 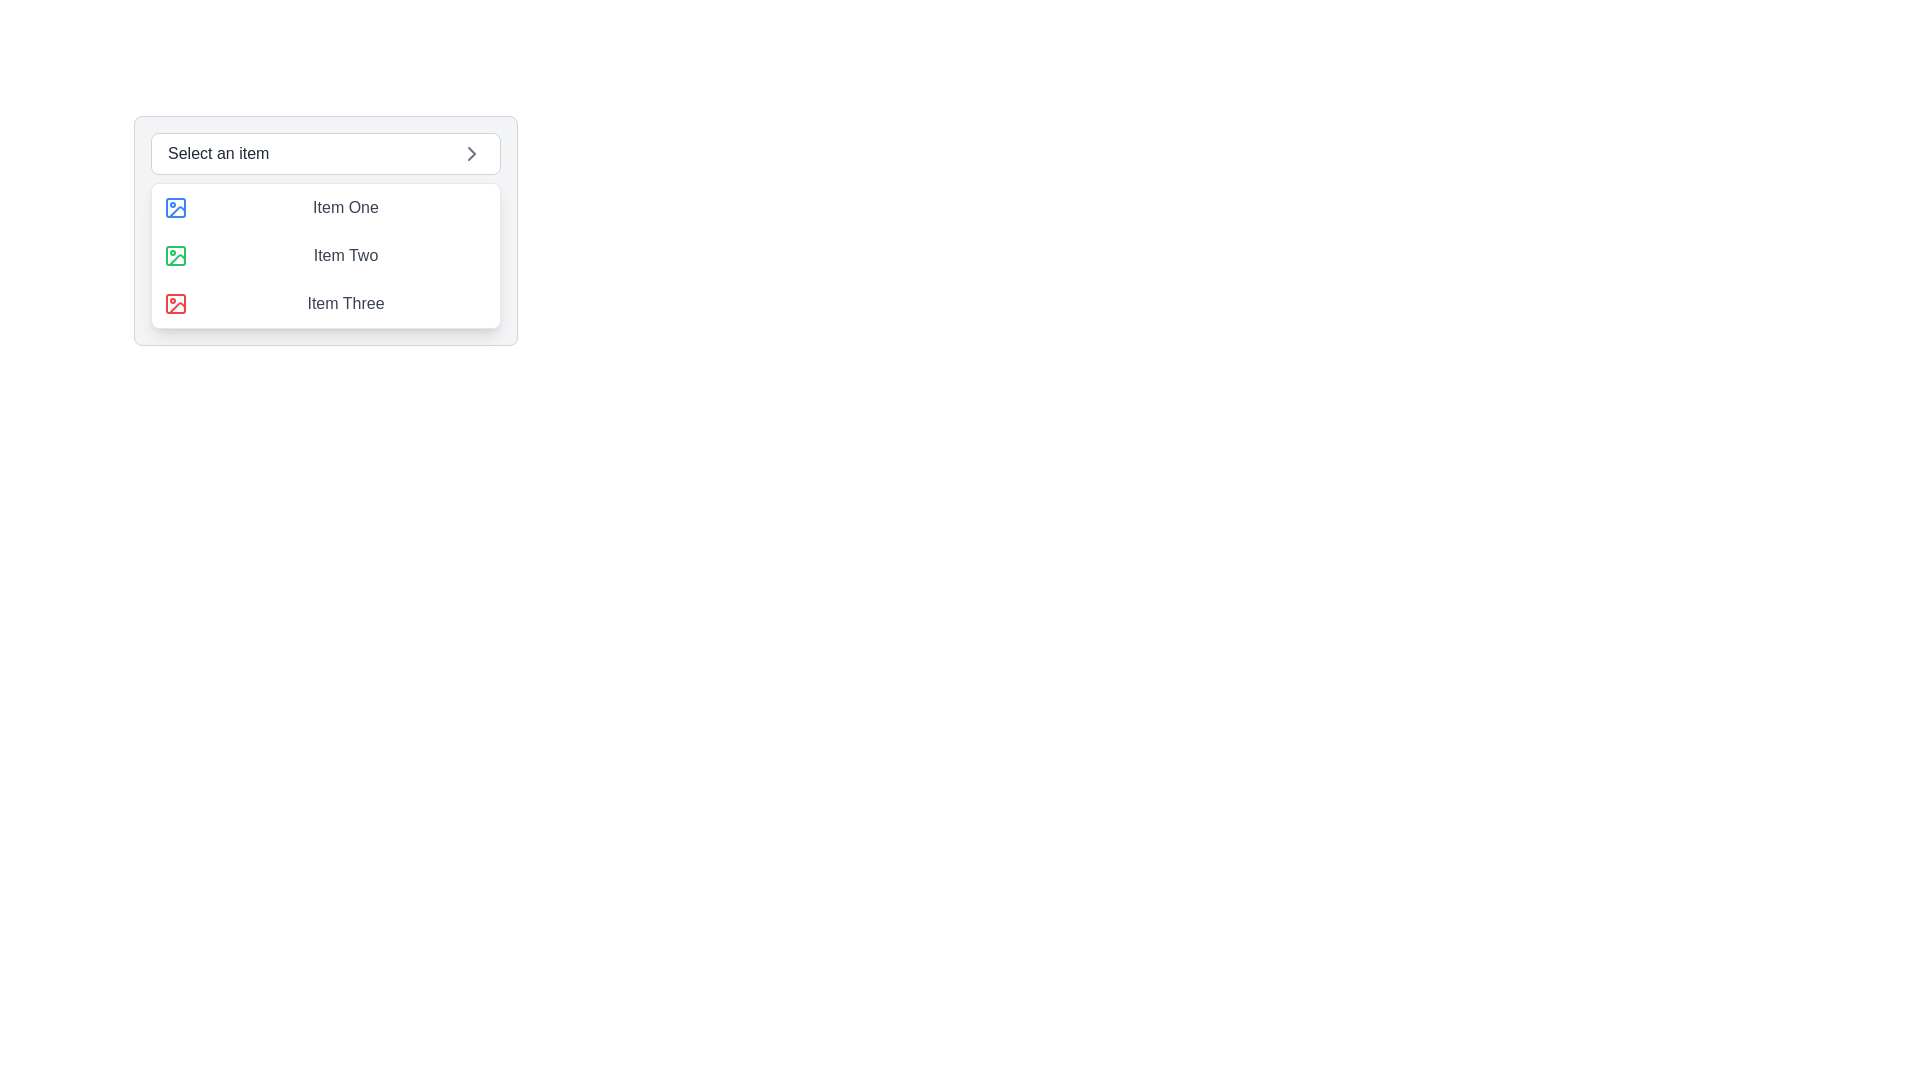 I want to click on the 'Item Two' text label in the dropdown menu, so click(x=345, y=254).